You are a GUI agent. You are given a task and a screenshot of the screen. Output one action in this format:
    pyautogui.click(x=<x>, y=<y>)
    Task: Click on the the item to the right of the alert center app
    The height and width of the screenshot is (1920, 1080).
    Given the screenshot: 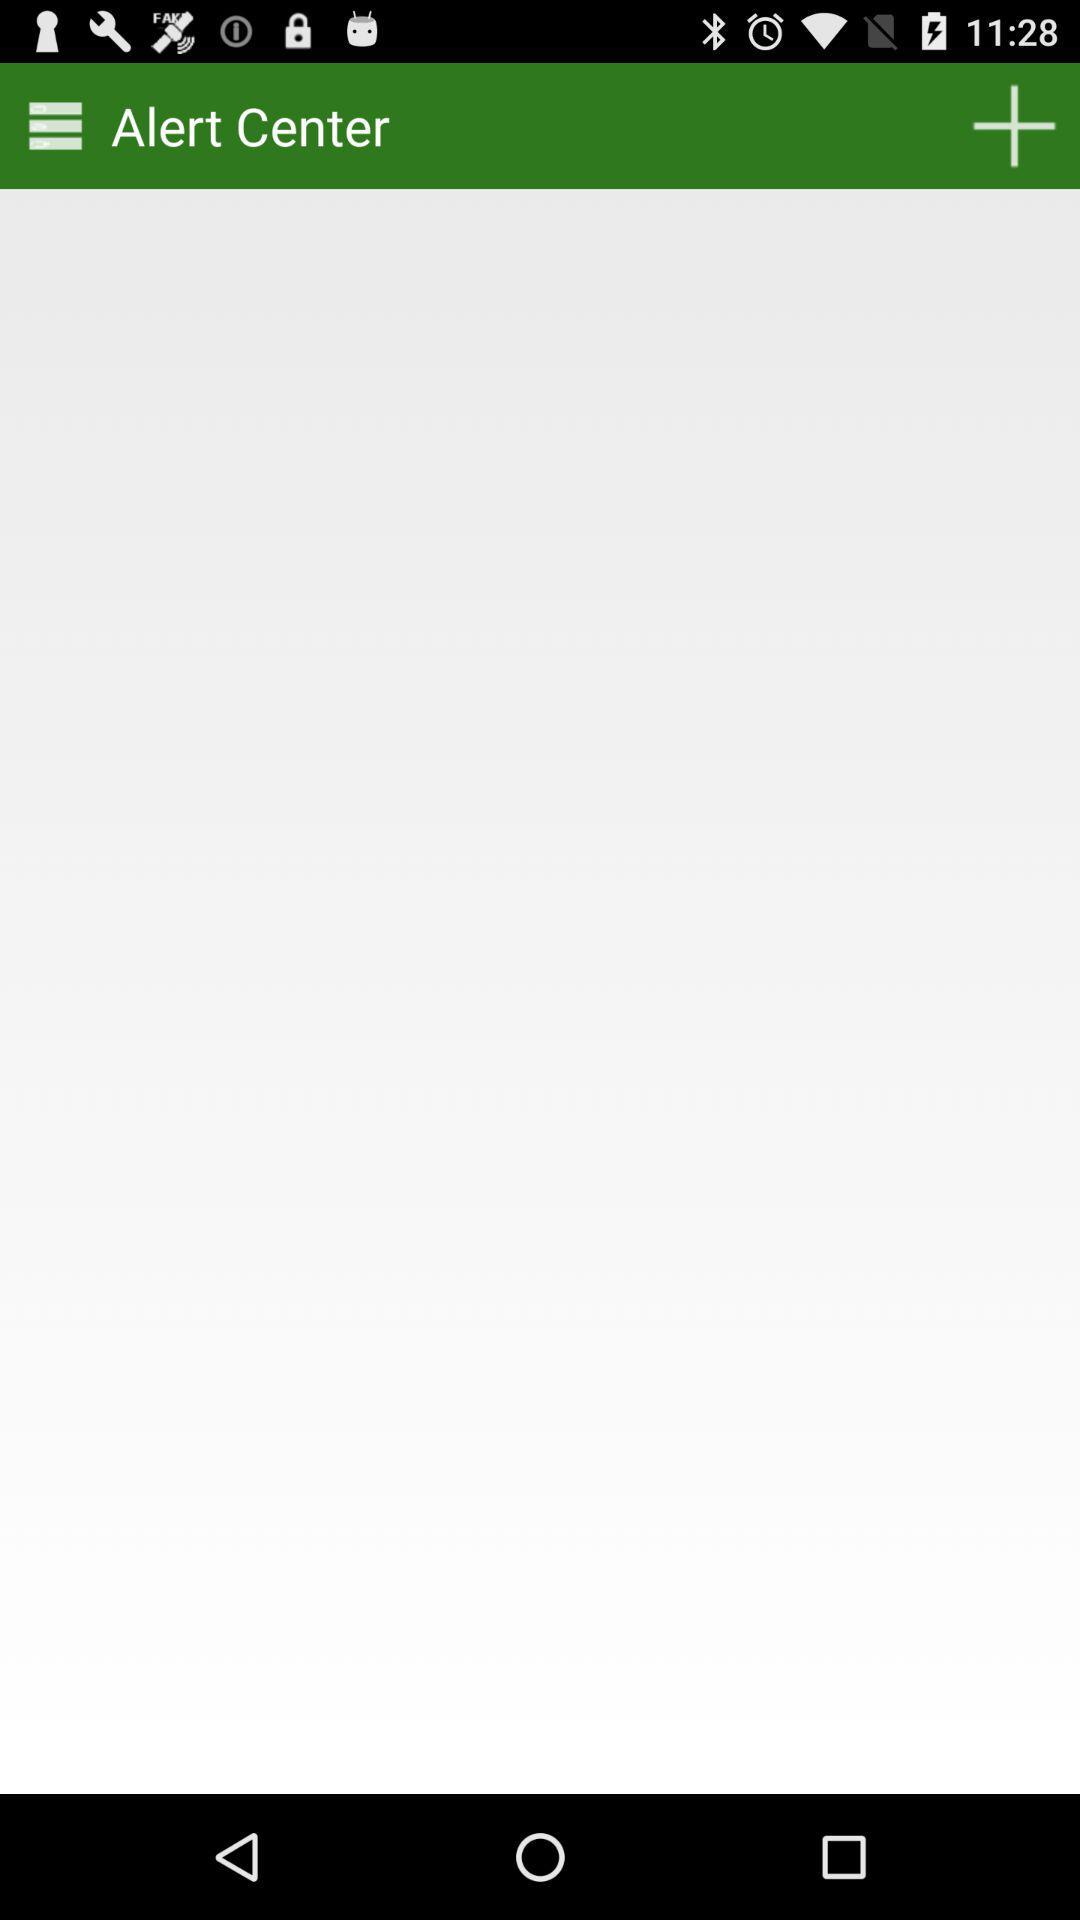 What is the action you would take?
    pyautogui.click(x=1014, y=124)
    